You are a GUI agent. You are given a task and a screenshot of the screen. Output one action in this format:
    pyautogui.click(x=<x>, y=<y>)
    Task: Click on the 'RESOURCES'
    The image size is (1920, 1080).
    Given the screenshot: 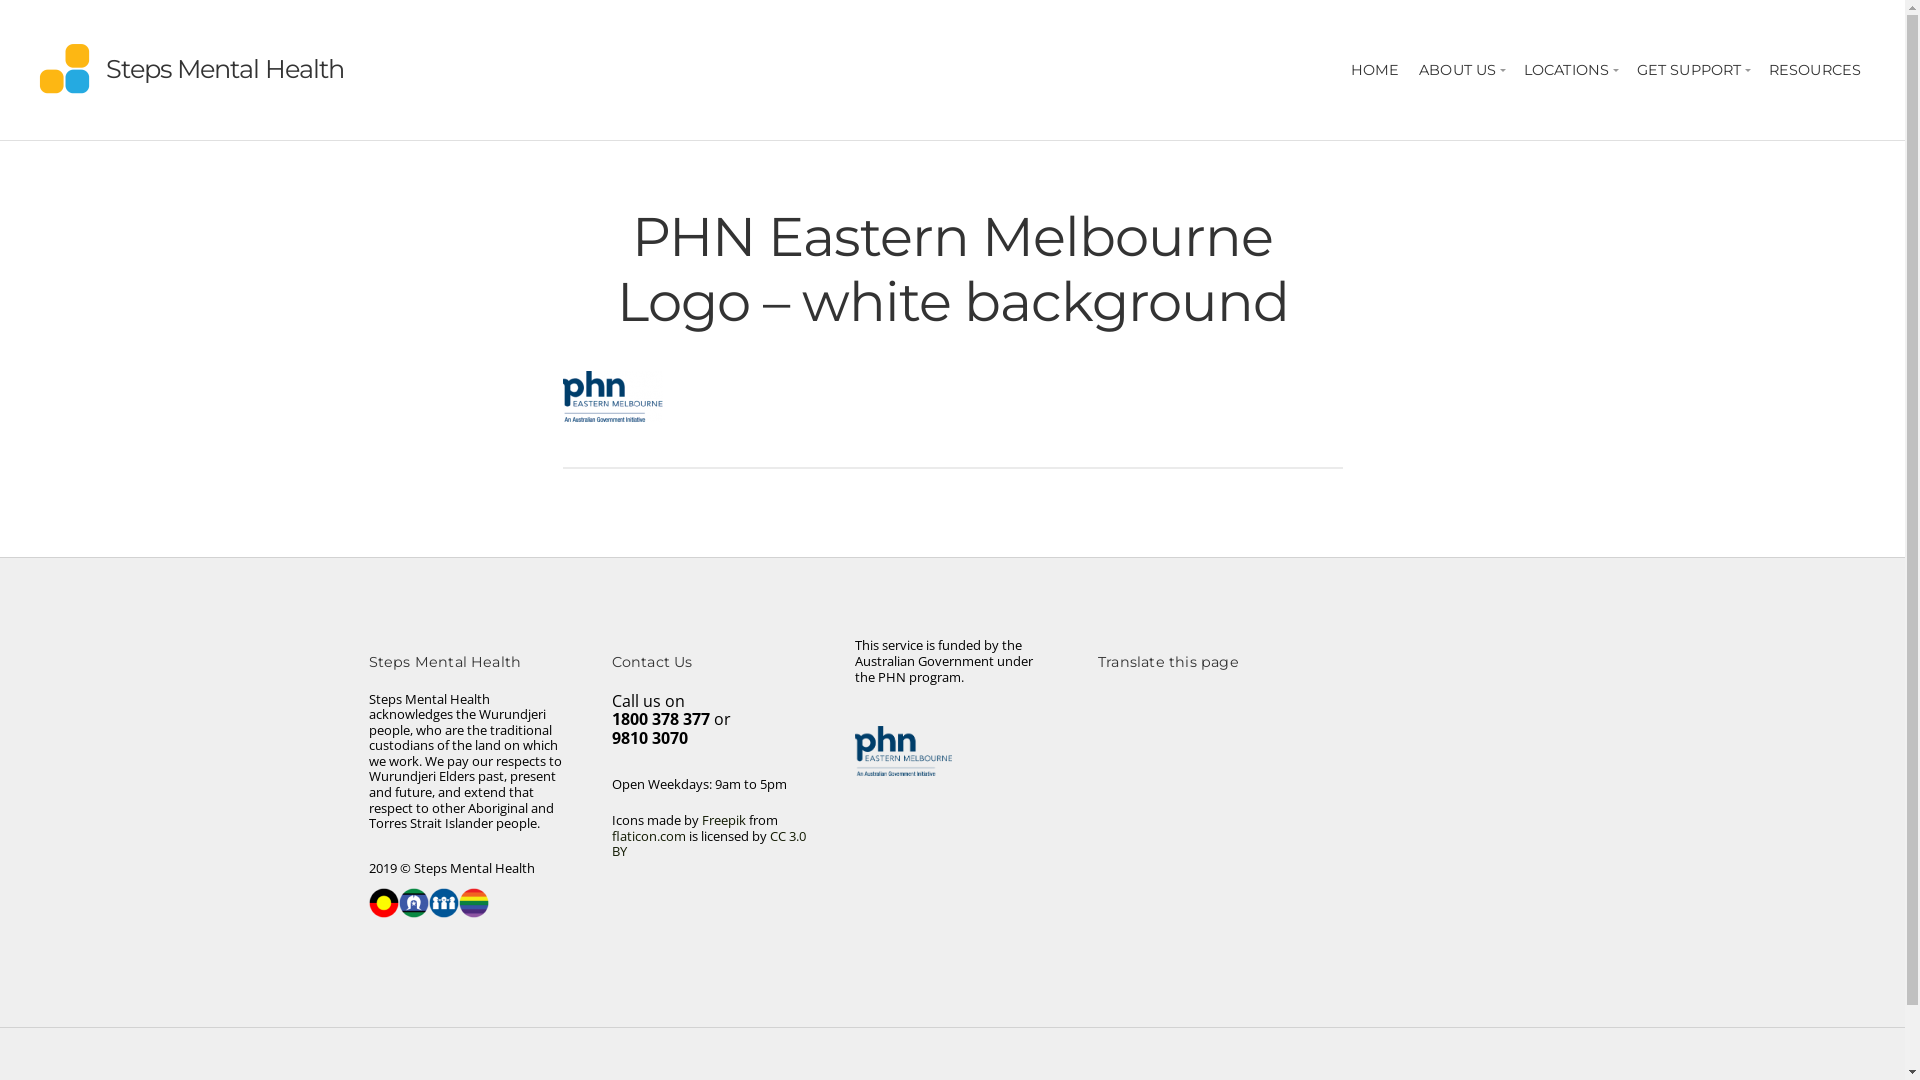 What is the action you would take?
    pyautogui.click(x=1814, y=68)
    